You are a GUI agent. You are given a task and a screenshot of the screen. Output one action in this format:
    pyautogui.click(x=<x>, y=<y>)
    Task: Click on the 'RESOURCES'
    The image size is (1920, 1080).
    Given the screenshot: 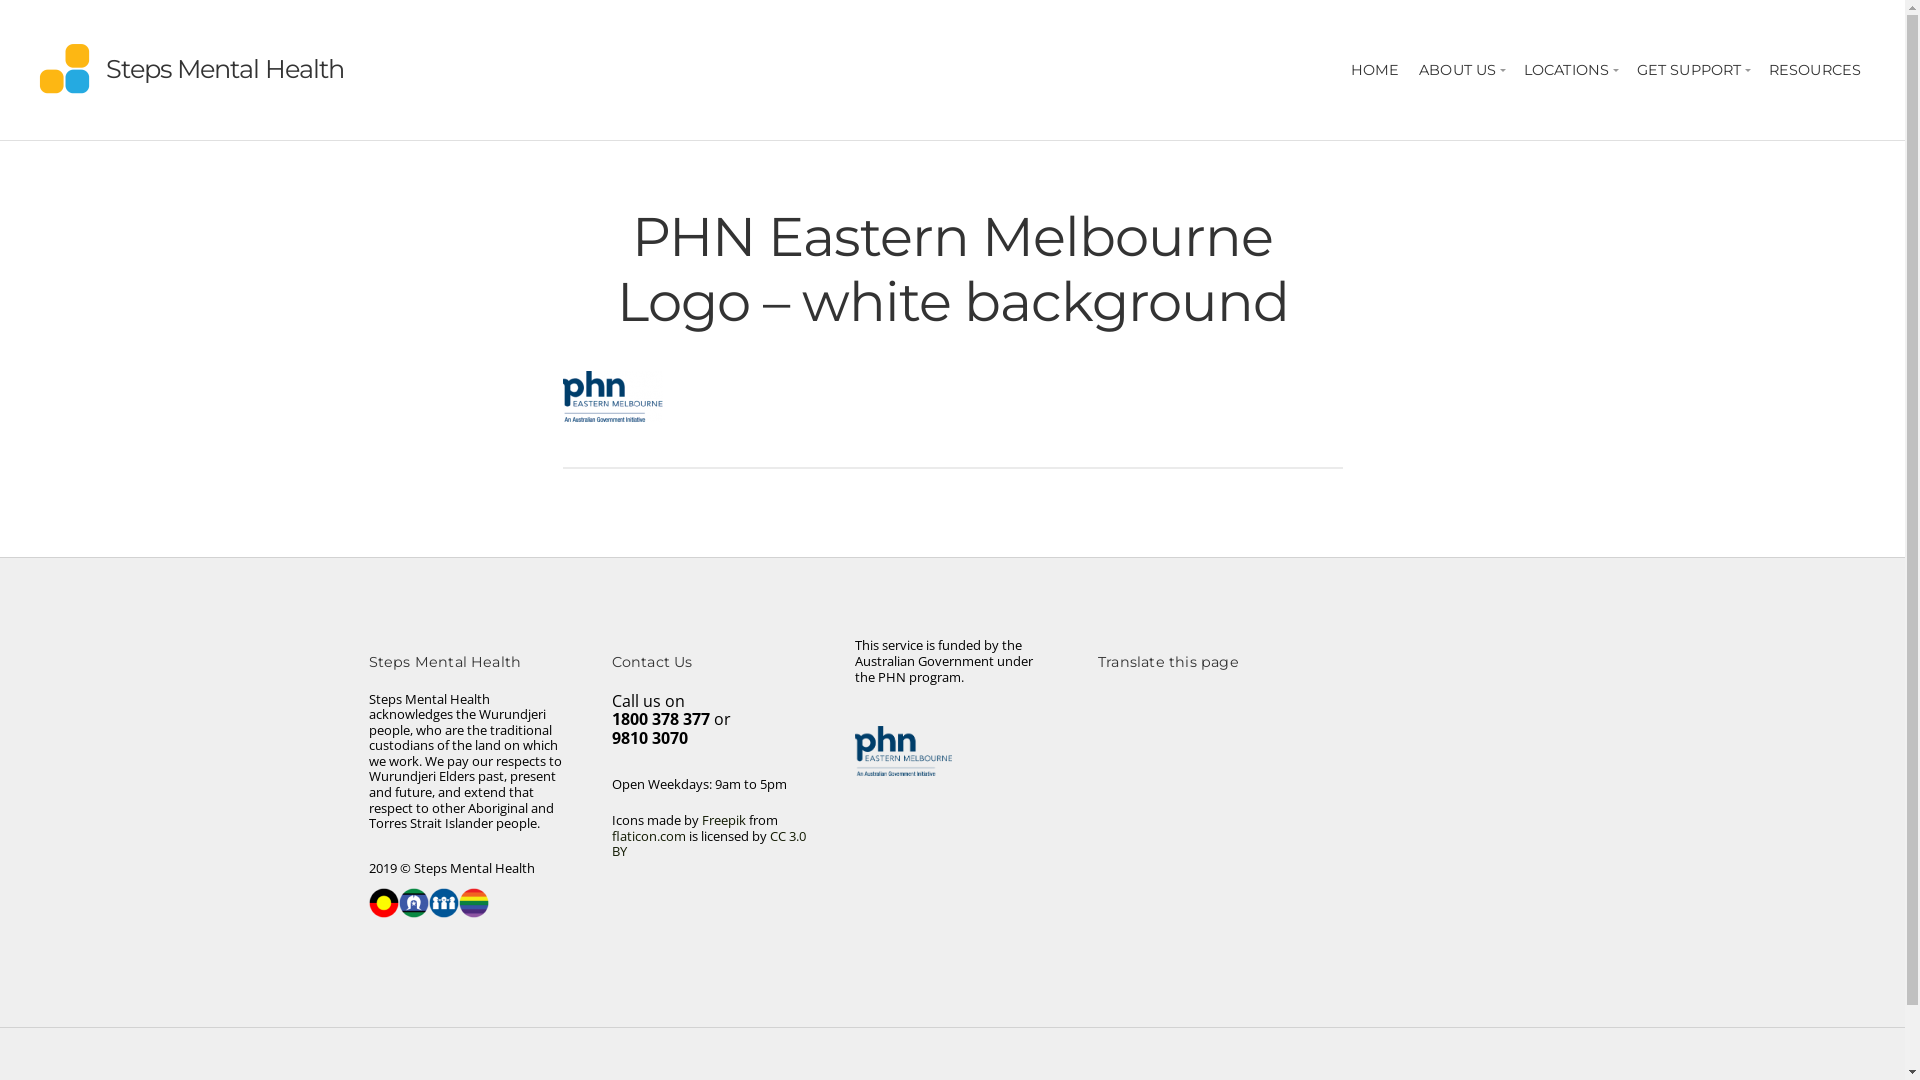 What is the action you would take?
    pyautogui.click(x=1814, y=68)
    